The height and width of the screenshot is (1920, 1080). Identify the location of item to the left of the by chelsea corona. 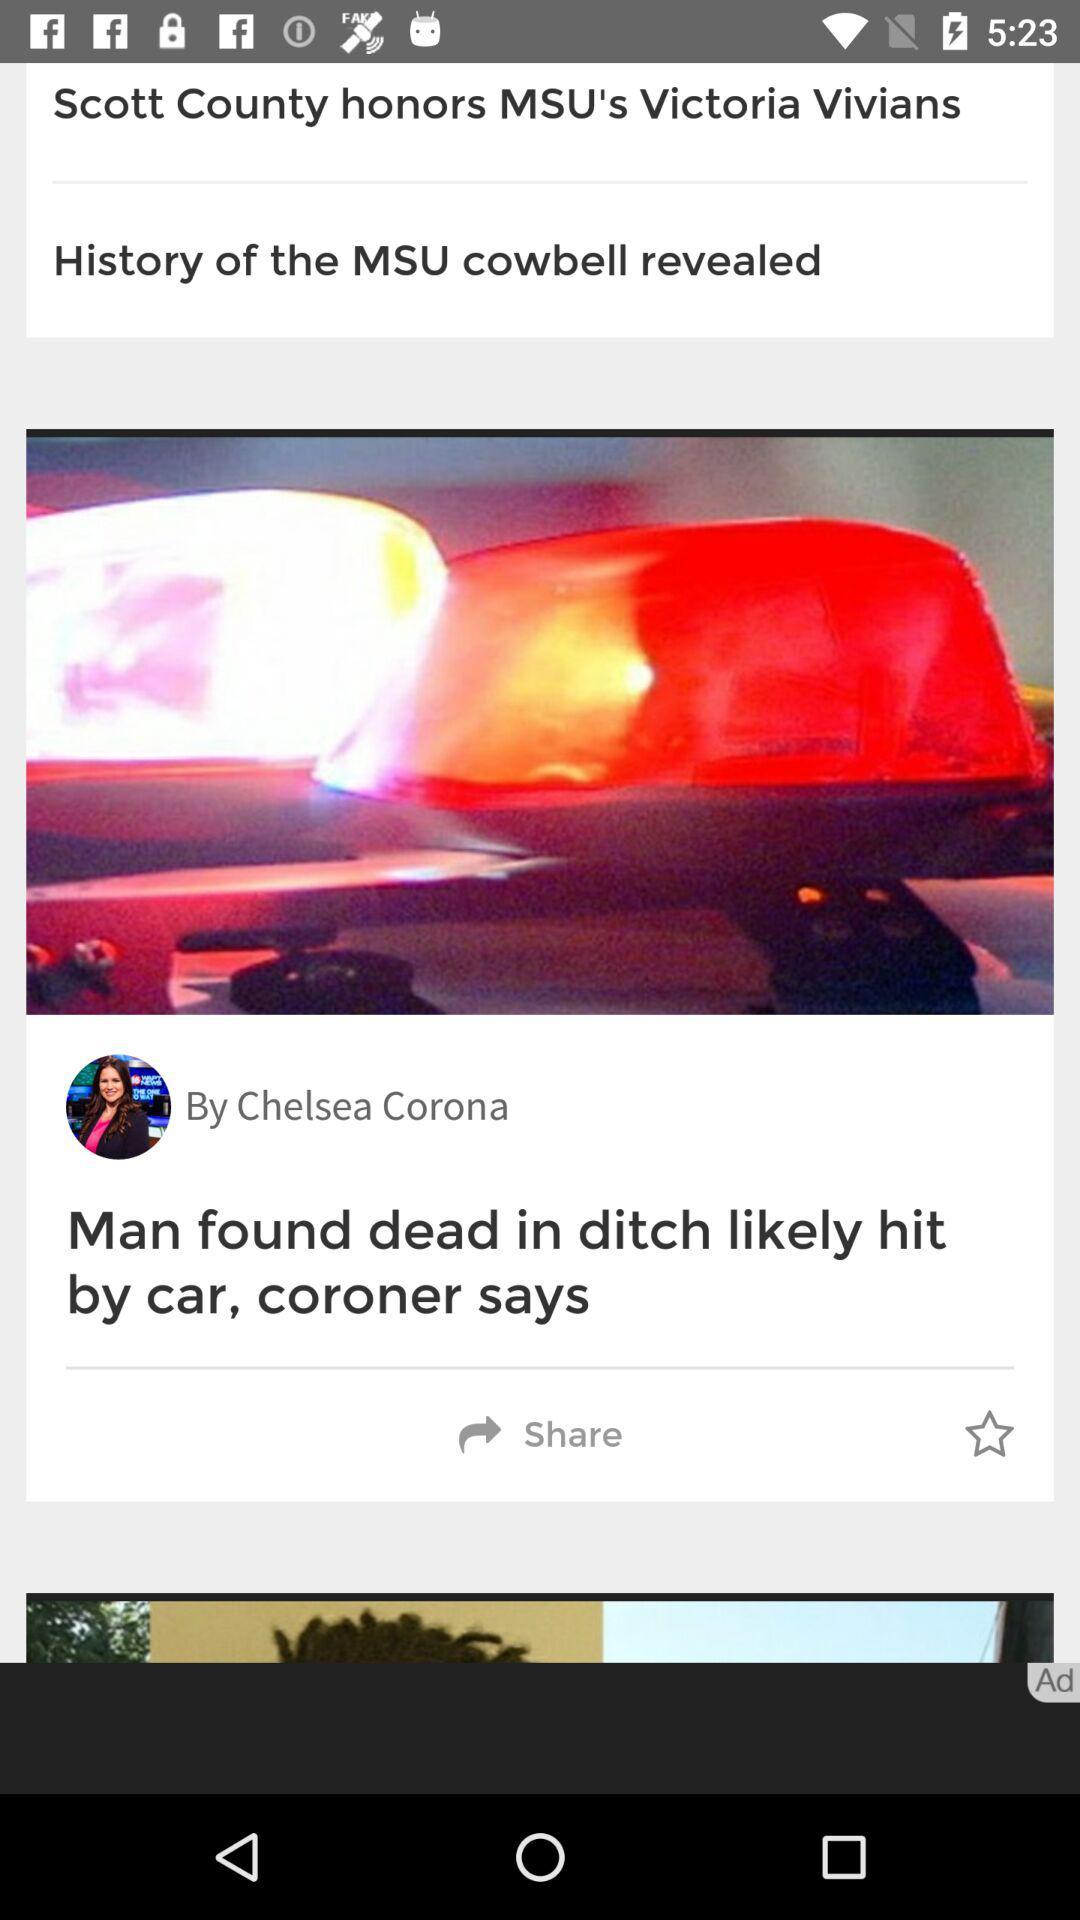
(118, 1106).